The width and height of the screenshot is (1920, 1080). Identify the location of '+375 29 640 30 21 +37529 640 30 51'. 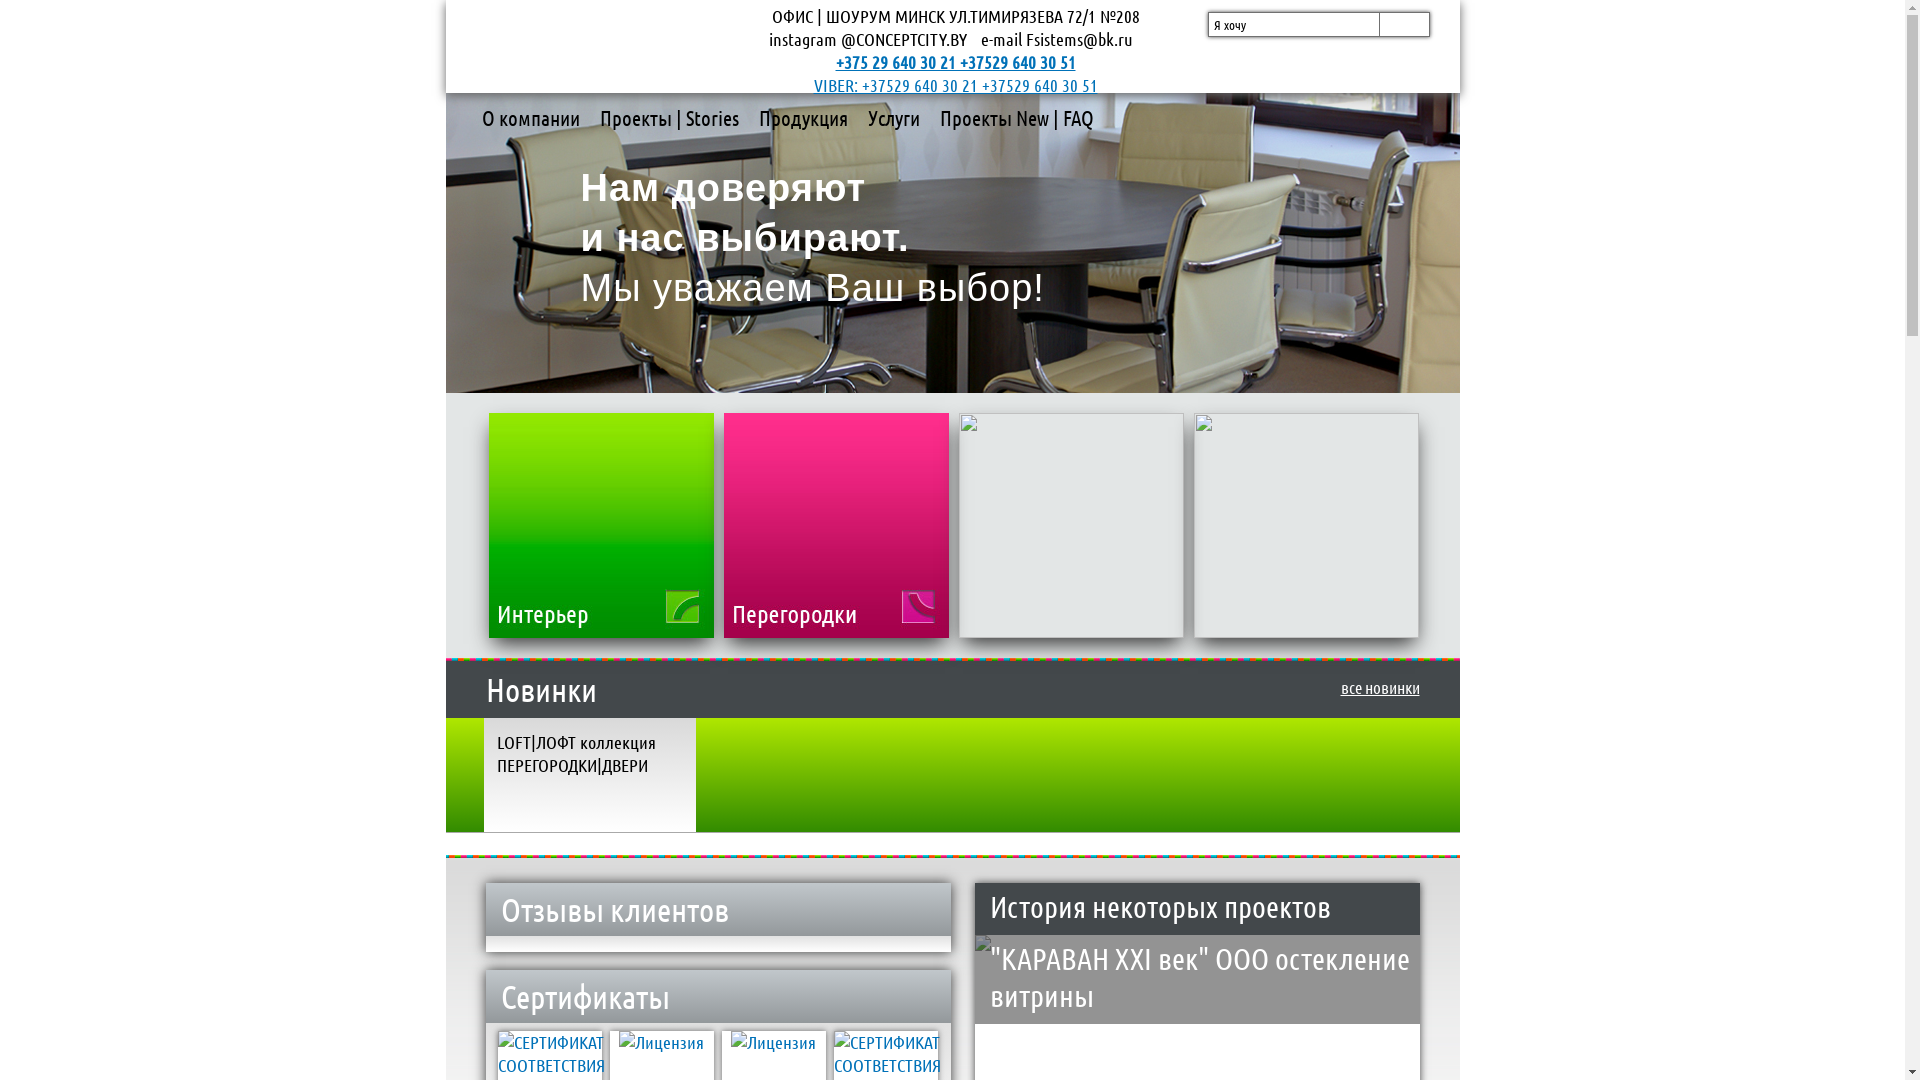
(835, 60).